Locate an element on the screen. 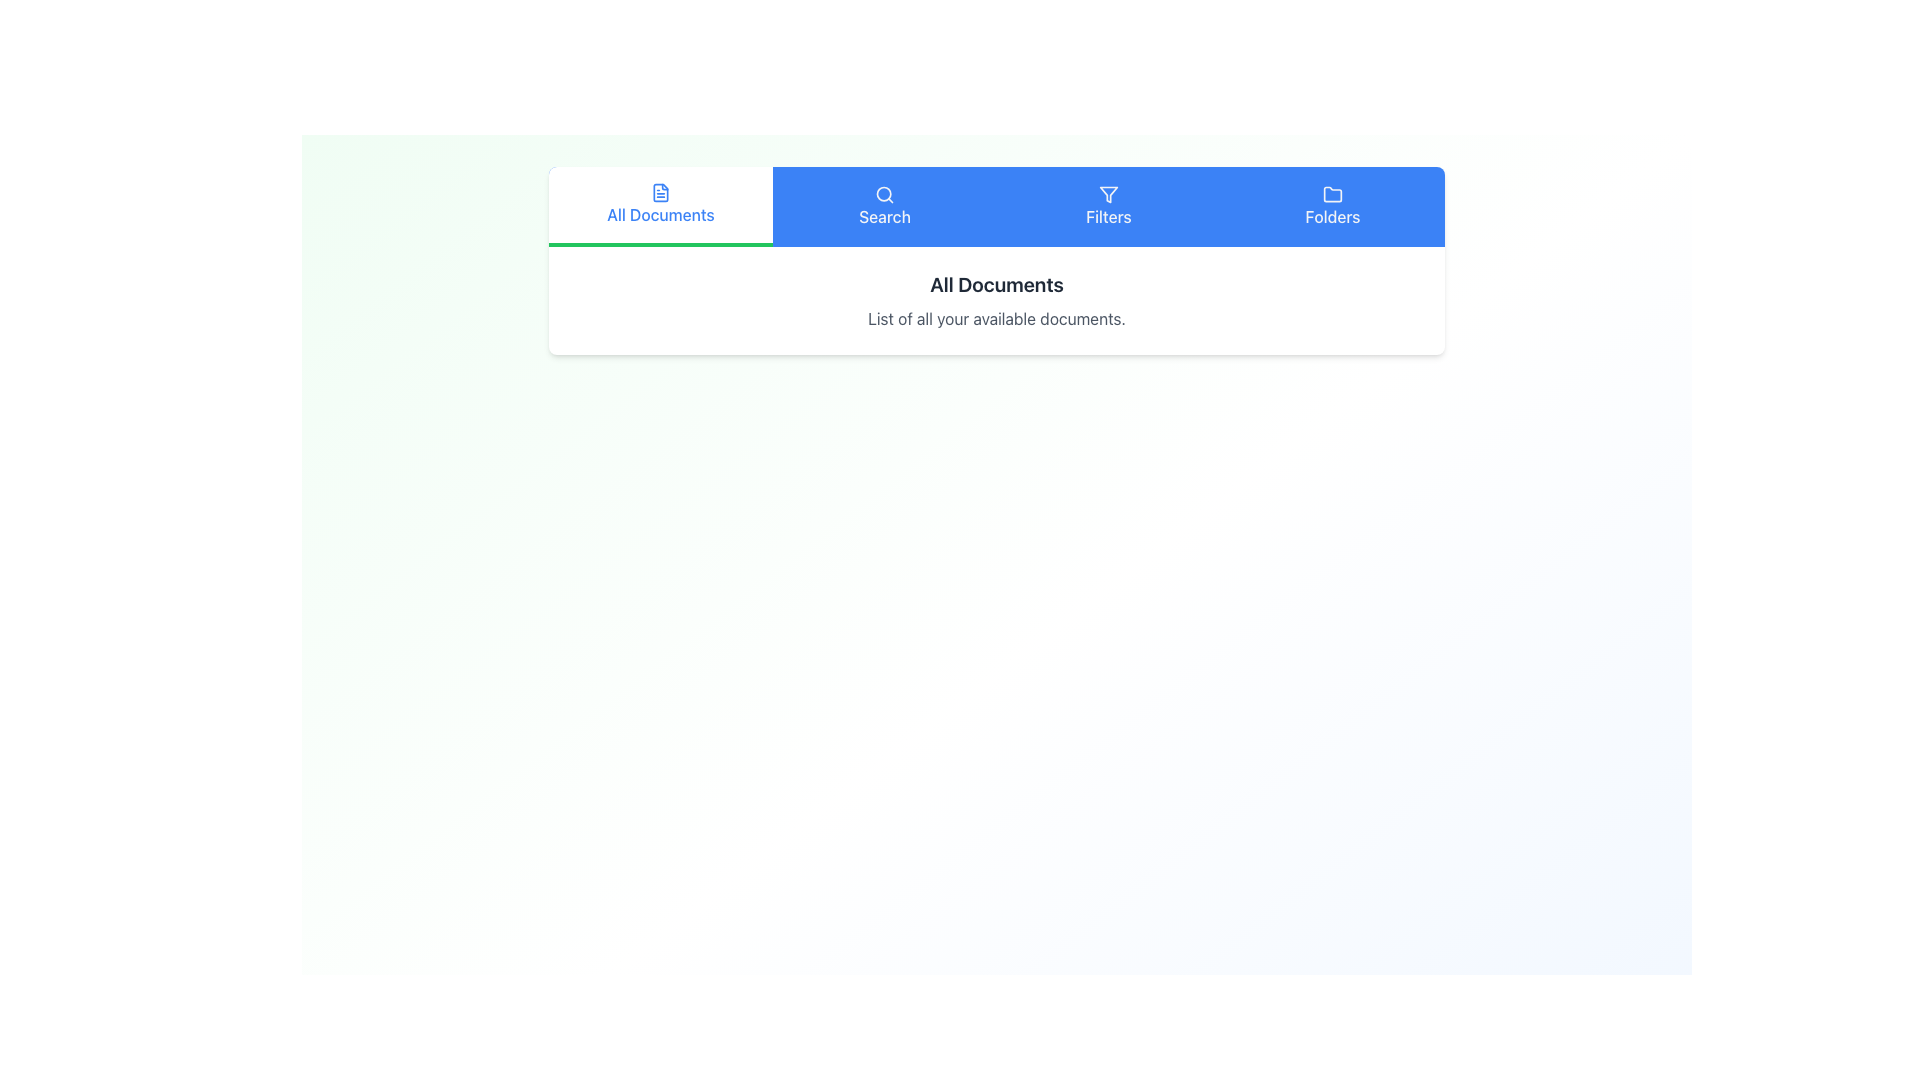  the 'Search' navigation item in the navigation bar to possibly trigger a visual effect is located at coordinates (883, 207).